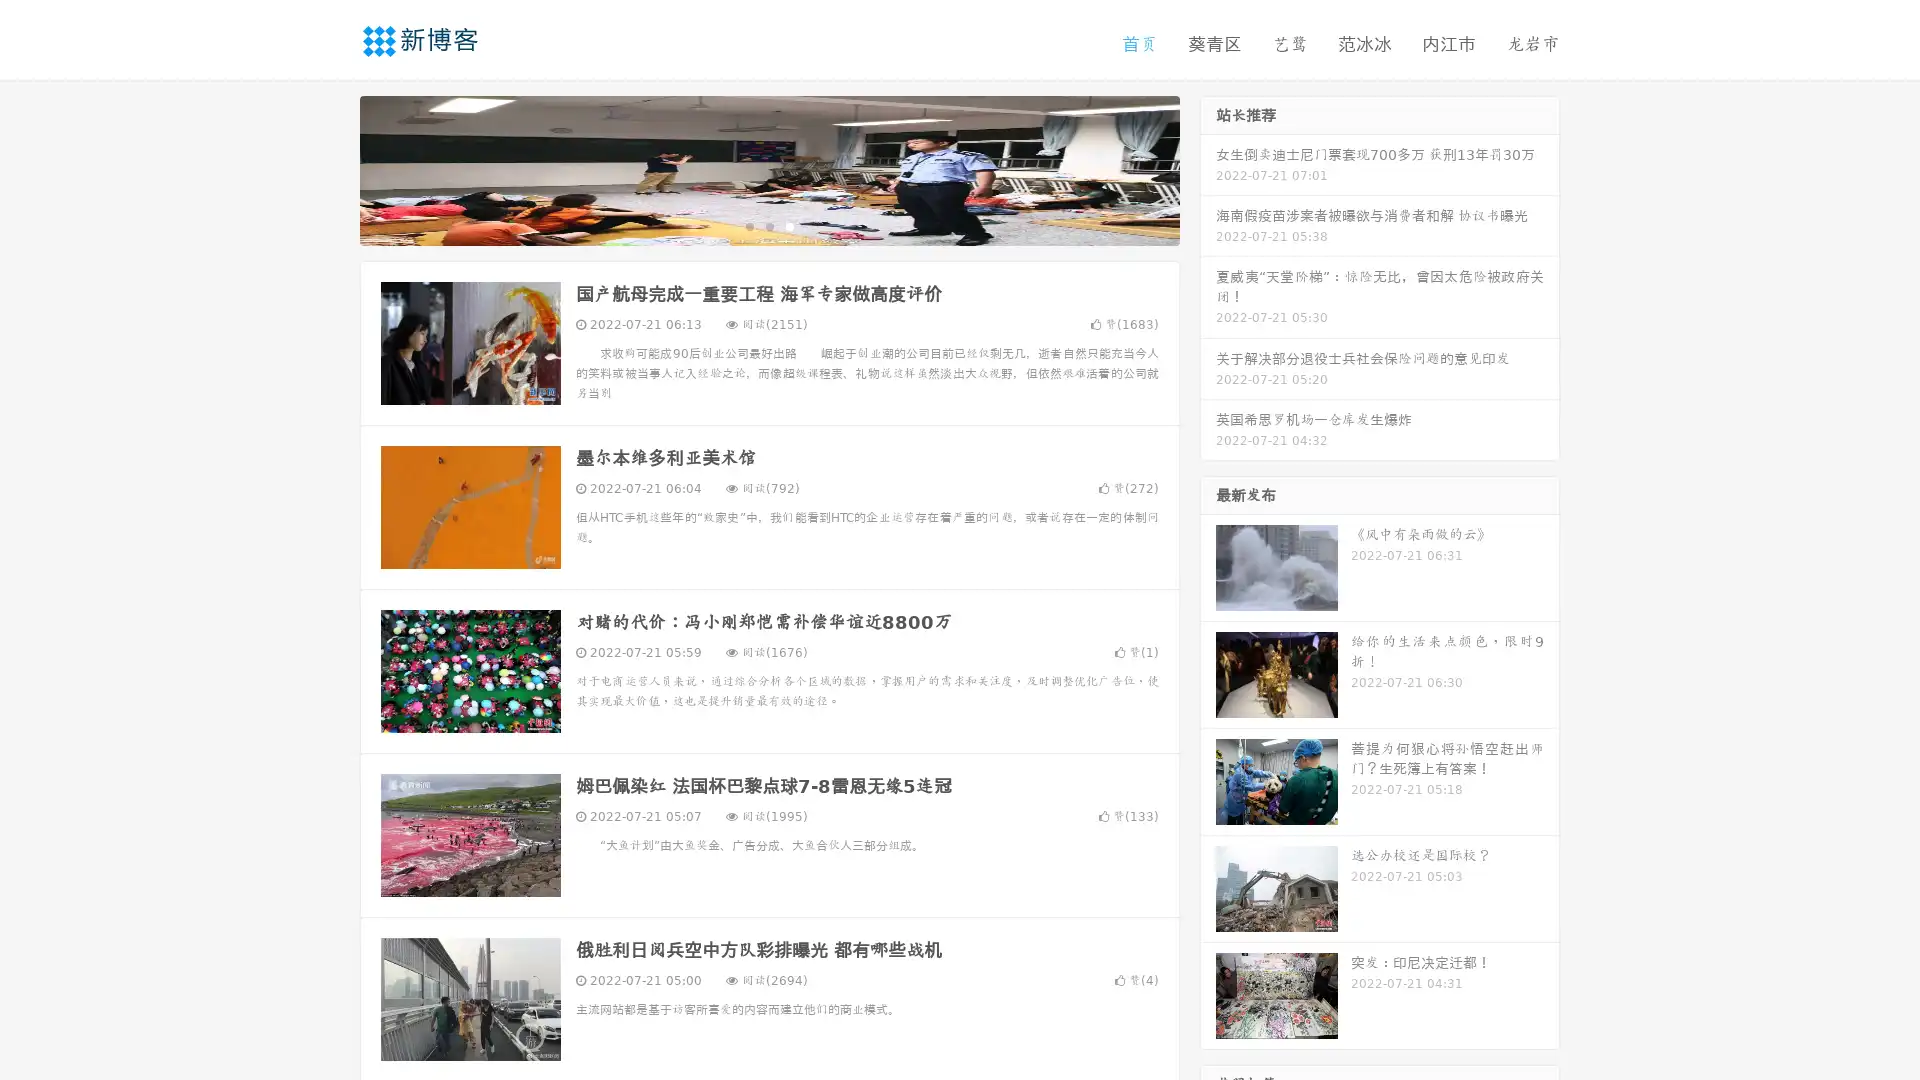 This screenshot has width=1920, height=1080. What do you see at coordinates (789, 225) in the screenshot?
I see `Go to slide 3` at bounding box center [789, 225].